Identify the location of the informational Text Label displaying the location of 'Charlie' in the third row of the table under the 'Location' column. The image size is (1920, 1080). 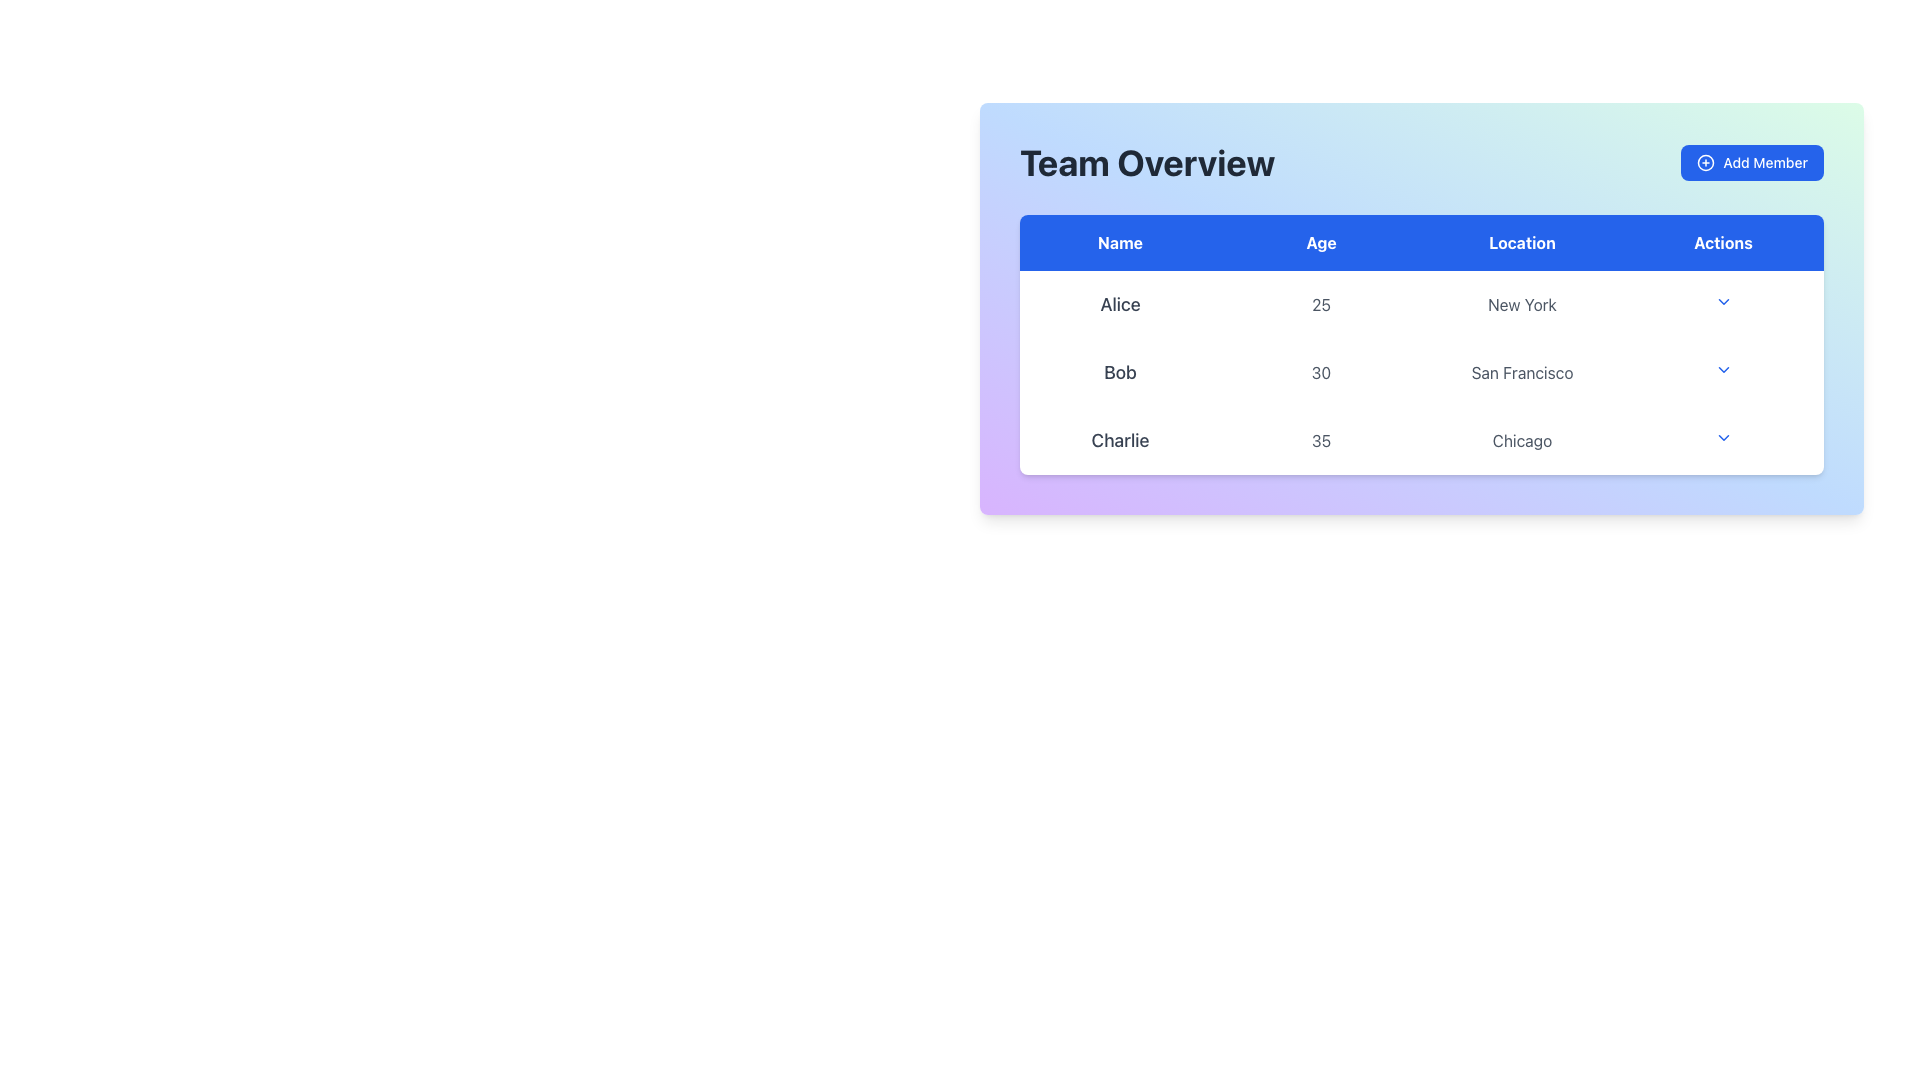
(1521, 439).